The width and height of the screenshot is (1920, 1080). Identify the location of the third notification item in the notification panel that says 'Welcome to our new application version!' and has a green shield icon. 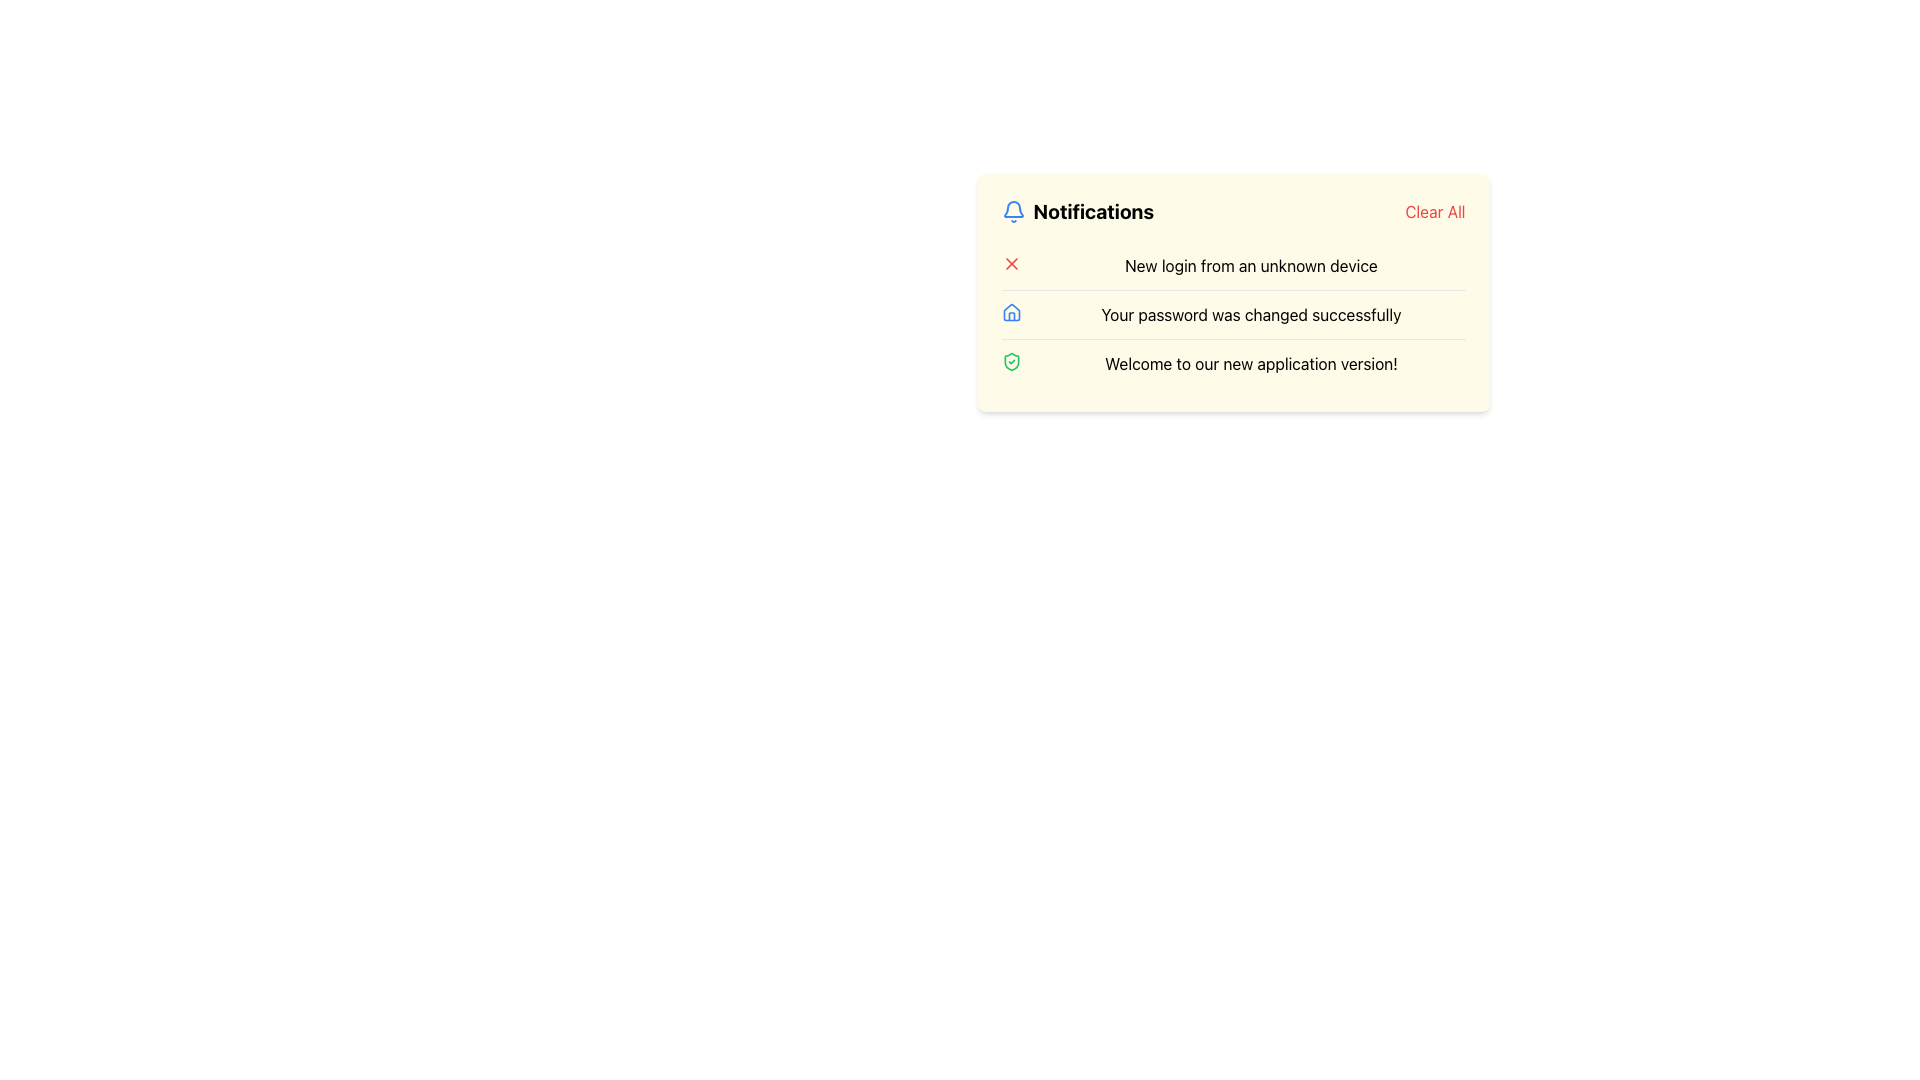
(1232, 363).